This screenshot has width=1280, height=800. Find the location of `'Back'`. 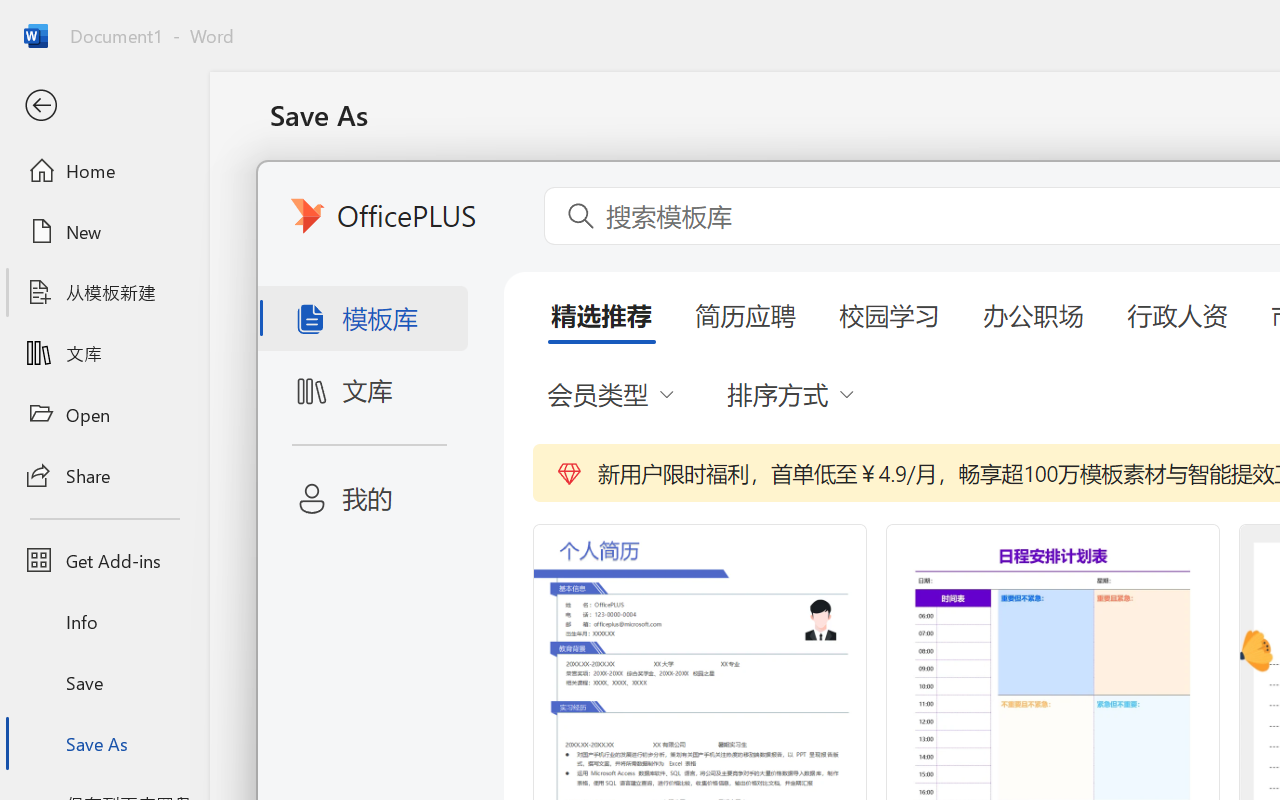

'Back' is located at coordinates (103, 105).